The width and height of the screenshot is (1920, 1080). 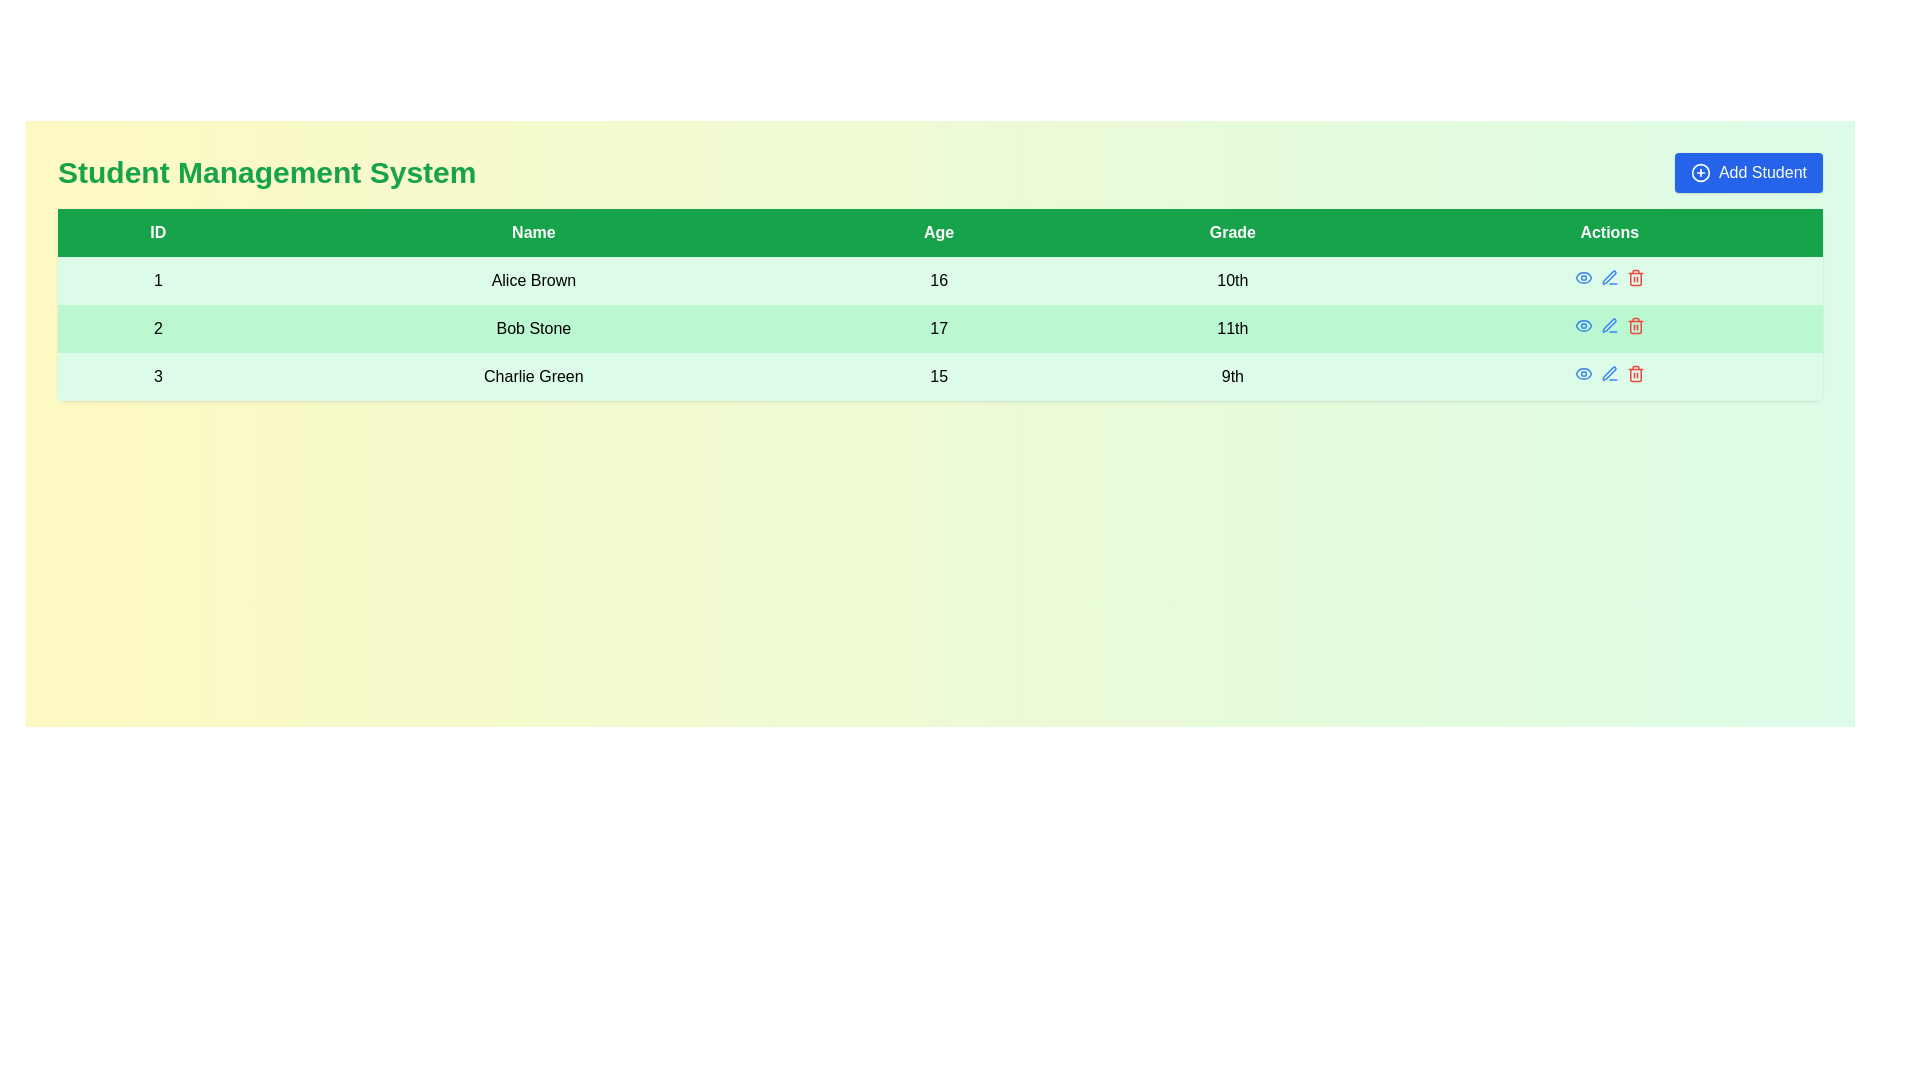 I want to click on the numeric text '15' displayed in black on a light green background, located in the third row and third column of the table under the 'Student Management System' header, so click(x=938, y=377).